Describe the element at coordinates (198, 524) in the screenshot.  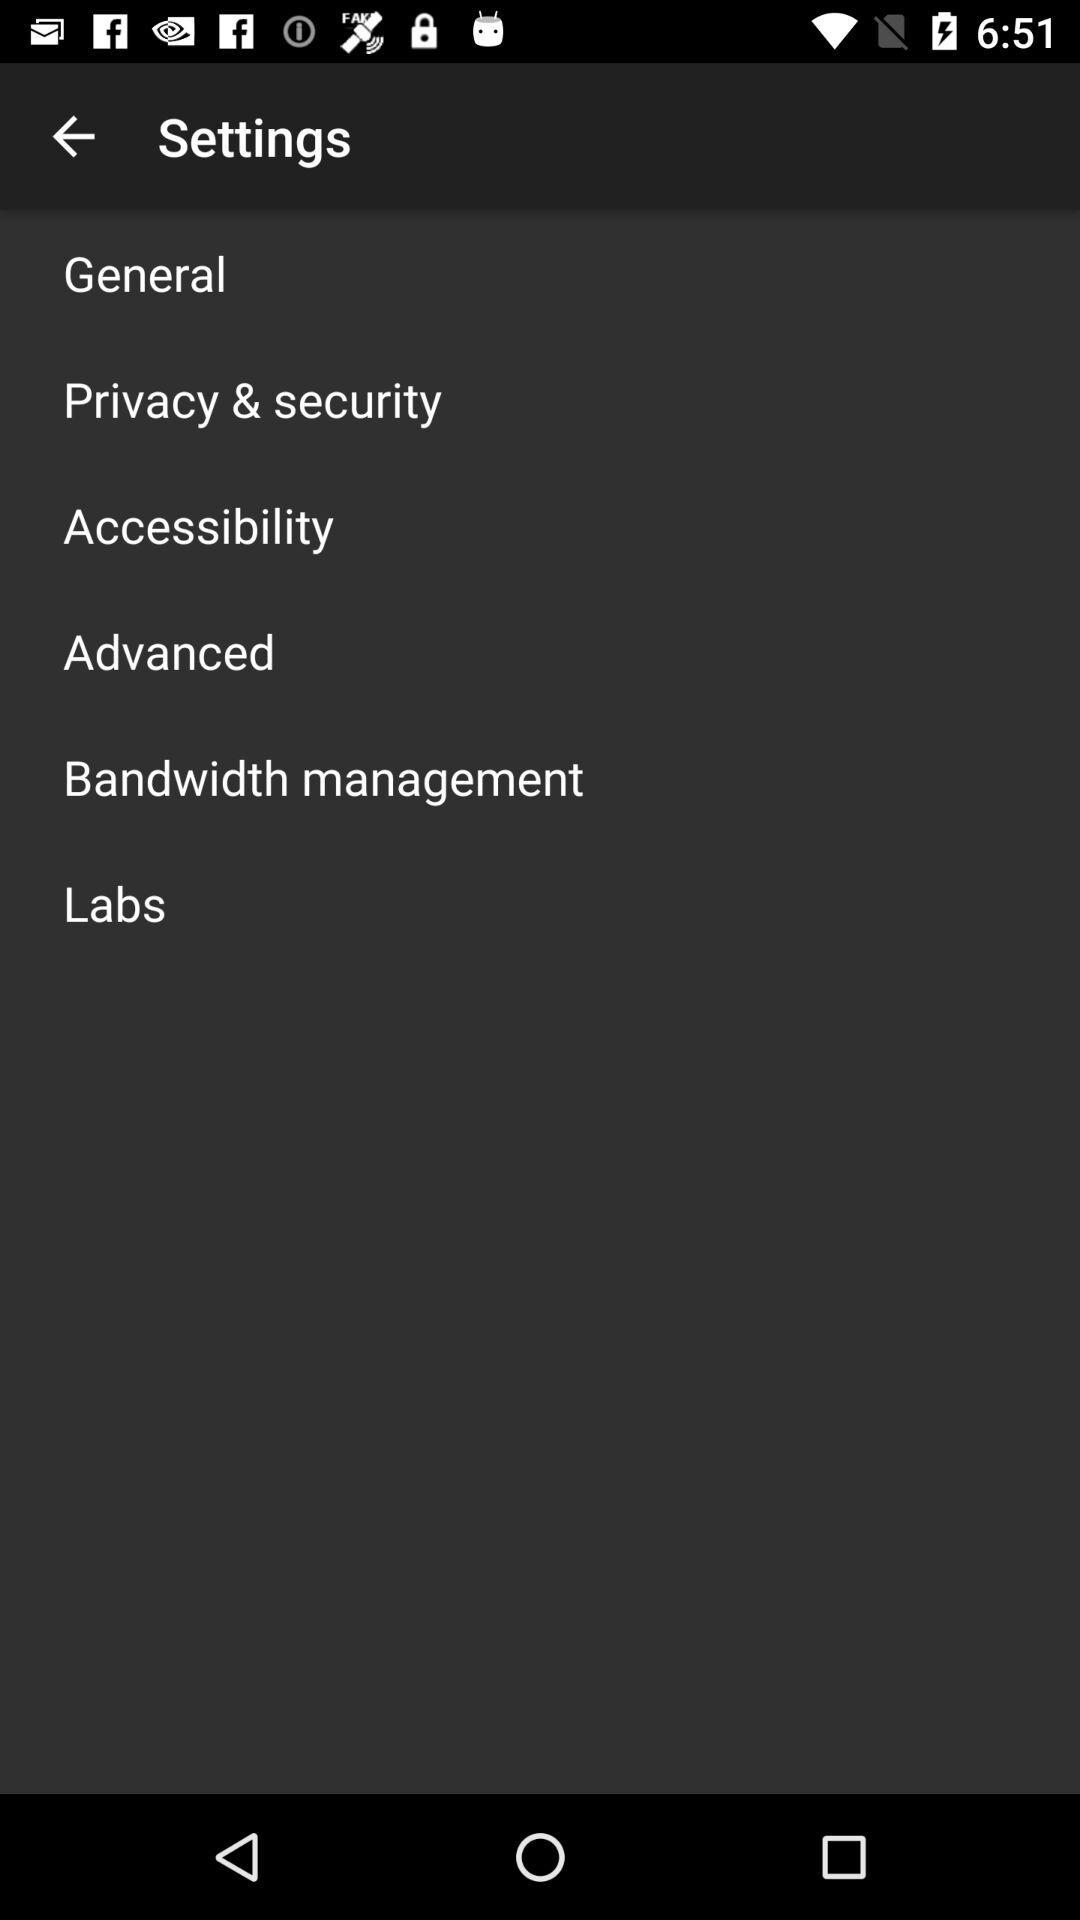
I see `the accessibility app` at that location.